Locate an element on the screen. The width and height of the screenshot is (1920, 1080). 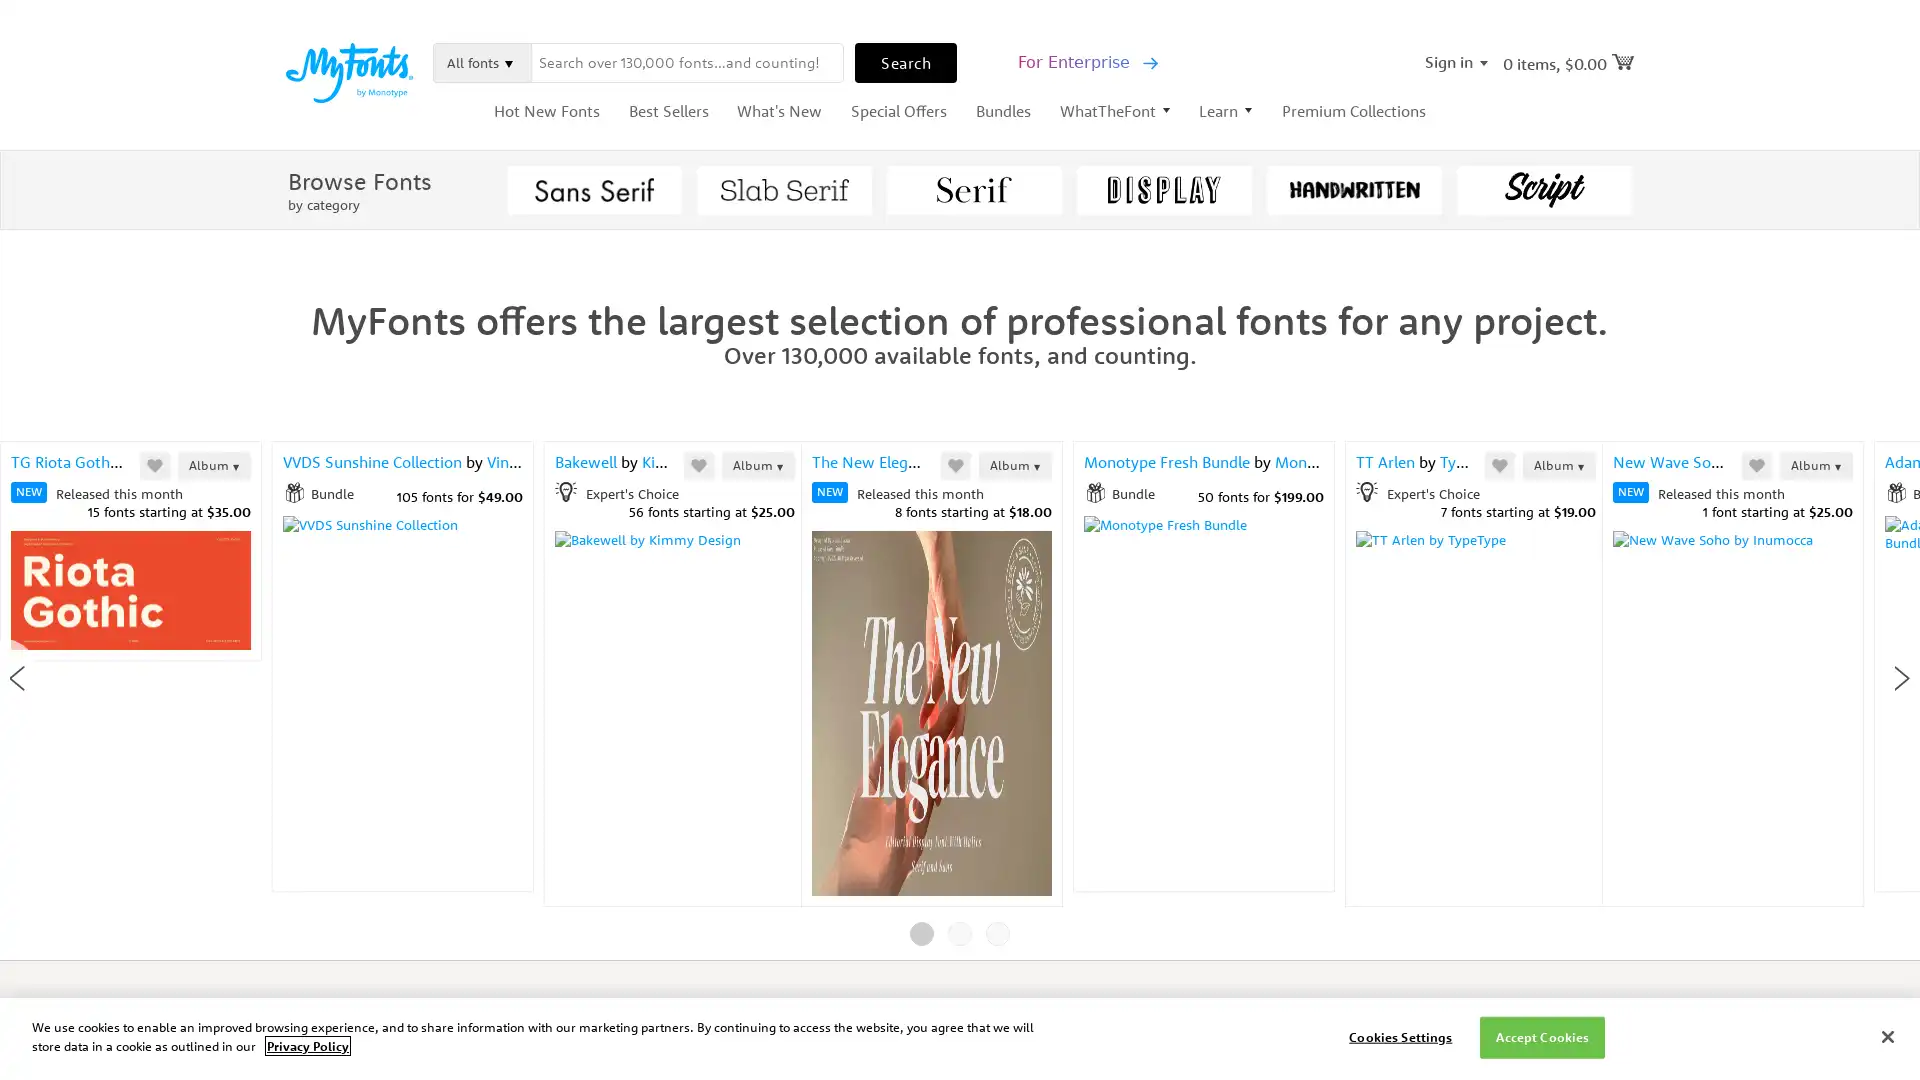
Album is located at coordinates (1868, 465).